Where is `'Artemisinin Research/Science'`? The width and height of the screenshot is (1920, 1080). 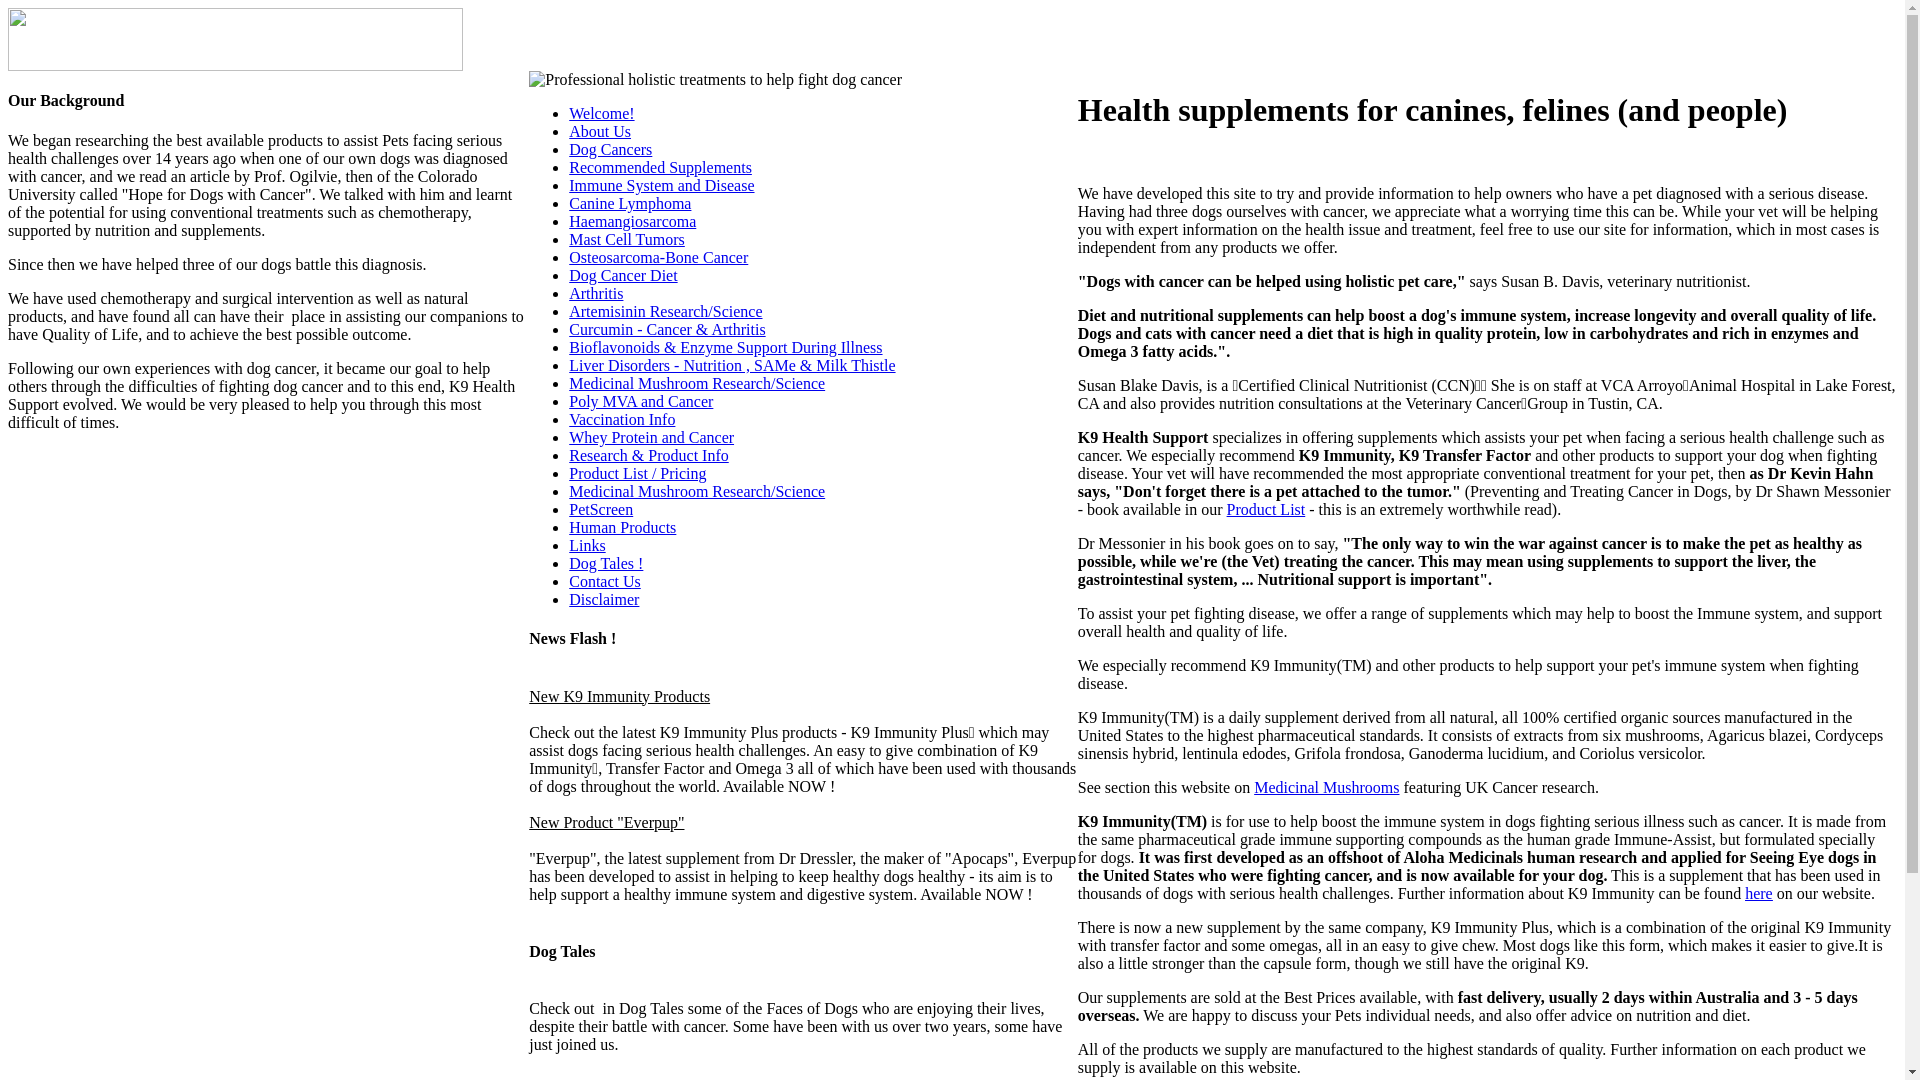 'Artemisinin Research/Science' is located at coordinates (665, 311).